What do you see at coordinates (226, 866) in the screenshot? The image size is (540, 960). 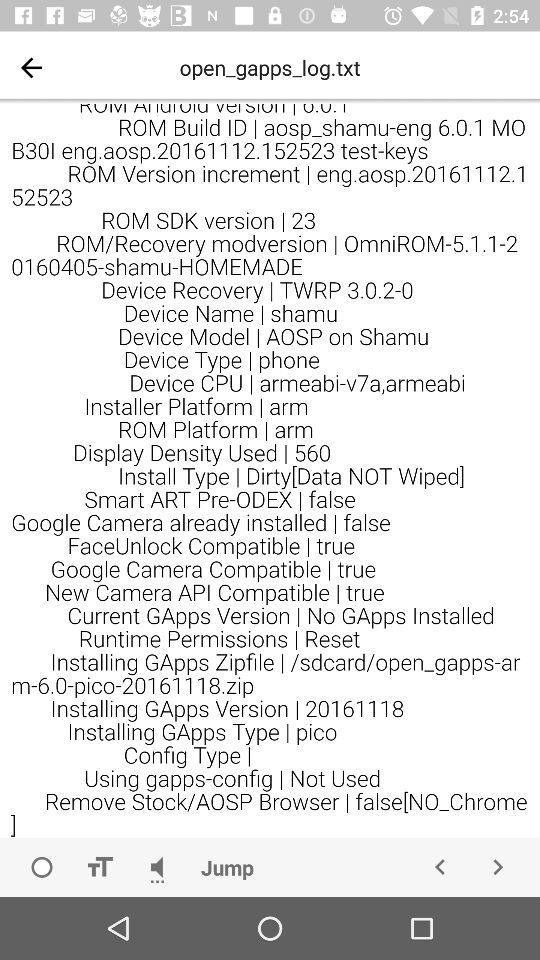 I see `the jump` at bounding box center [226, 866].